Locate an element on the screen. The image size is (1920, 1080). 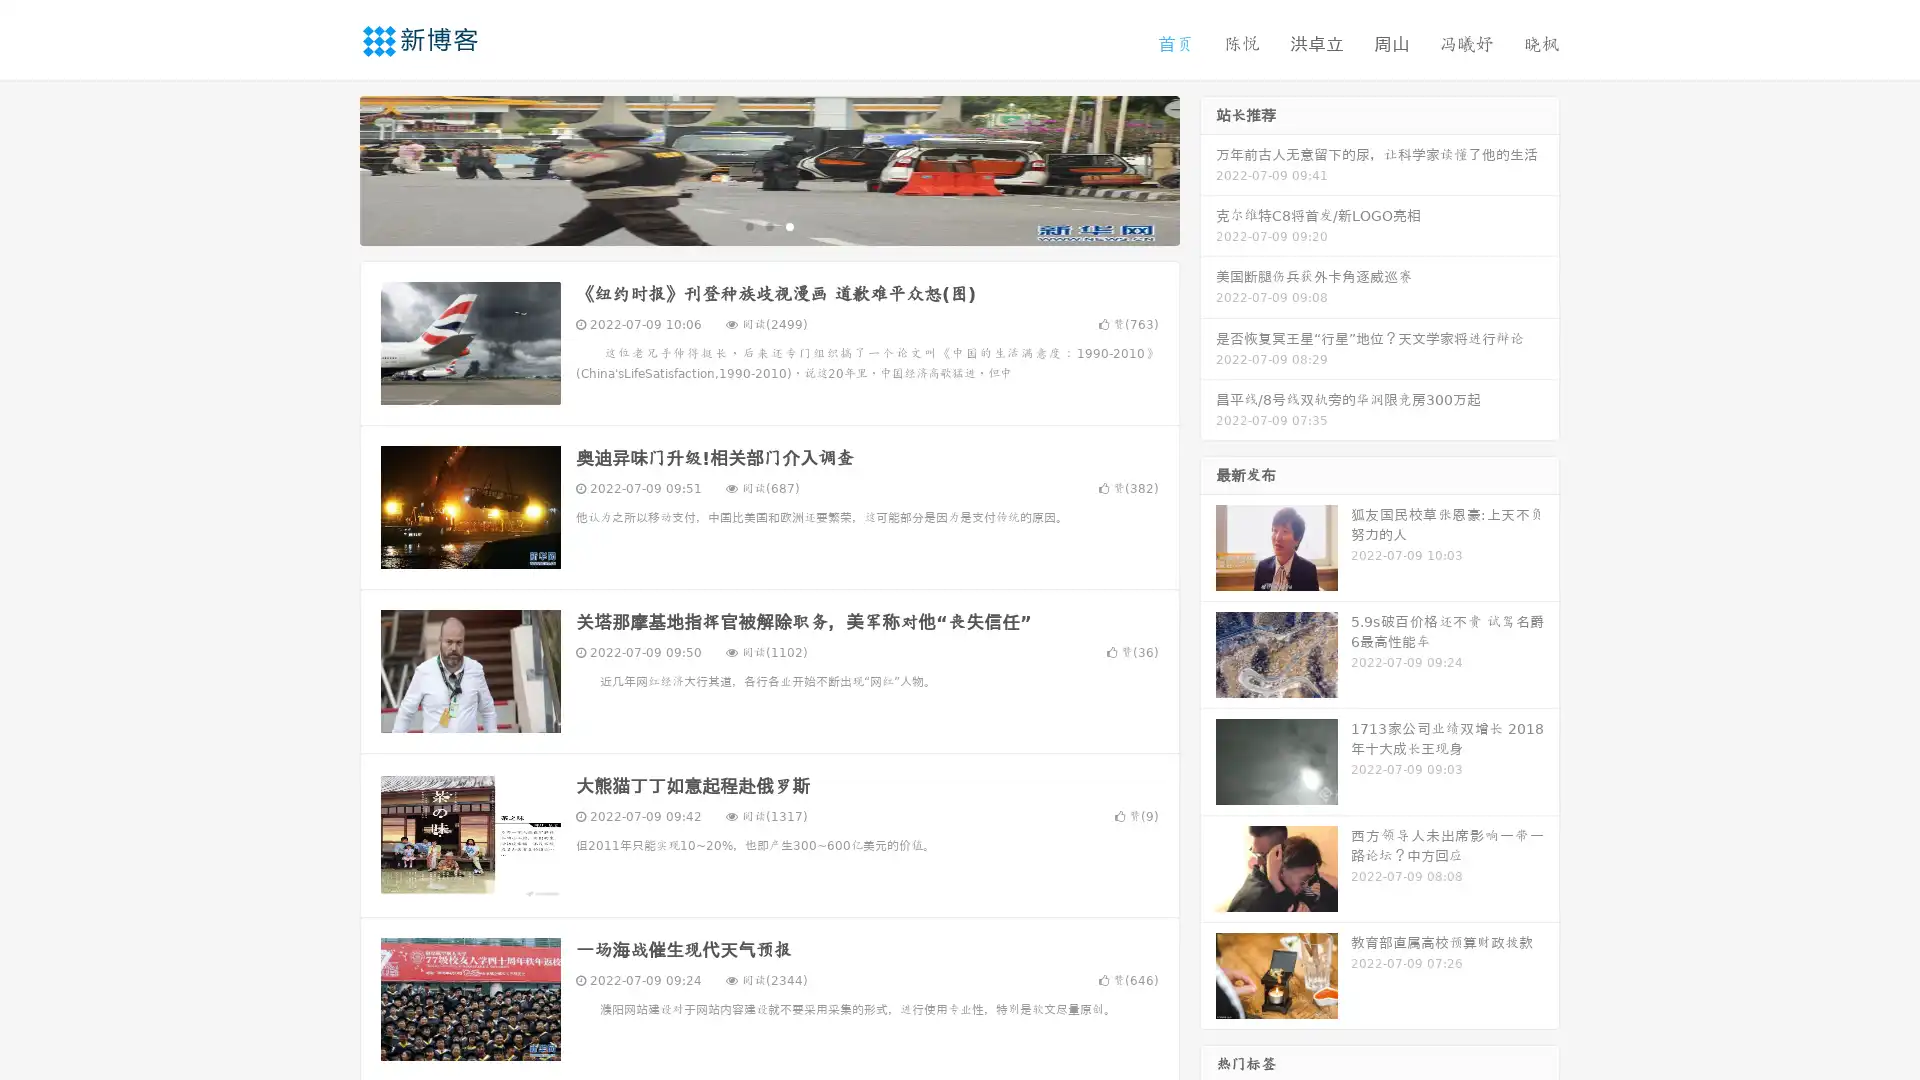
Go to slide 3 is located at coordinates (789, 225).